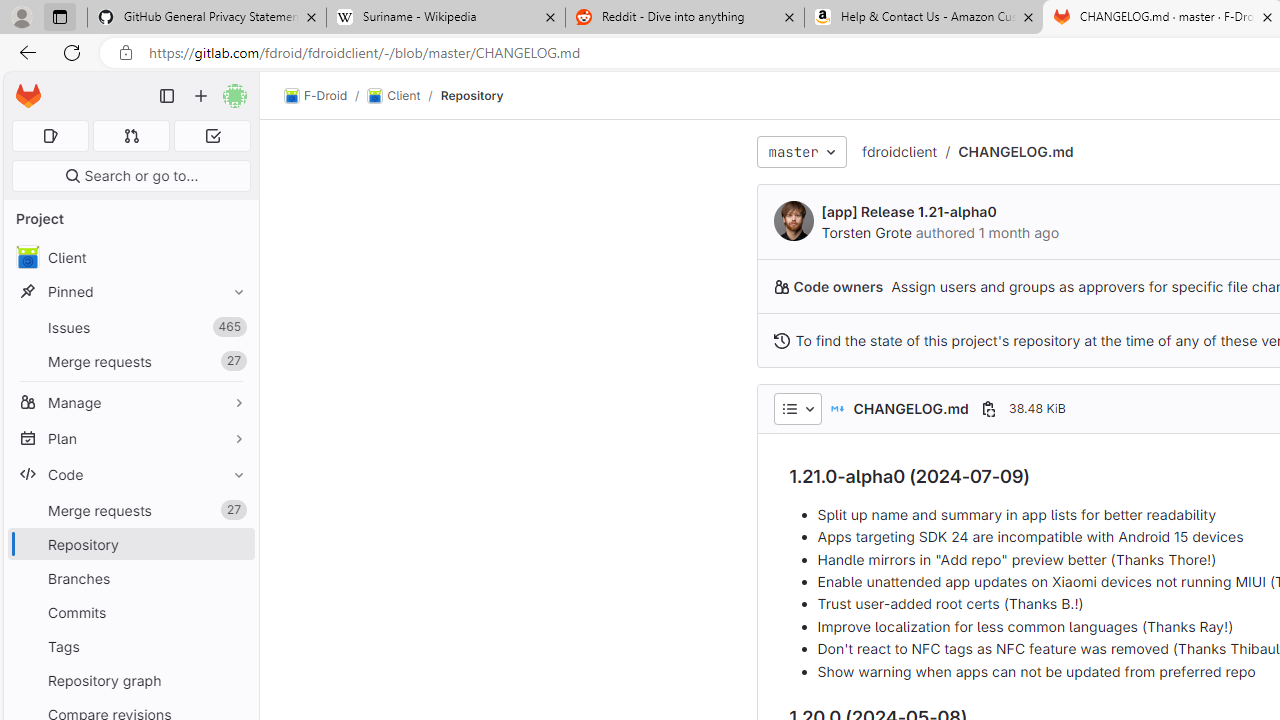 The height and width of the screenshot is (720, 1280). I want to click on 'Torsten Grote', so click(792, 221).